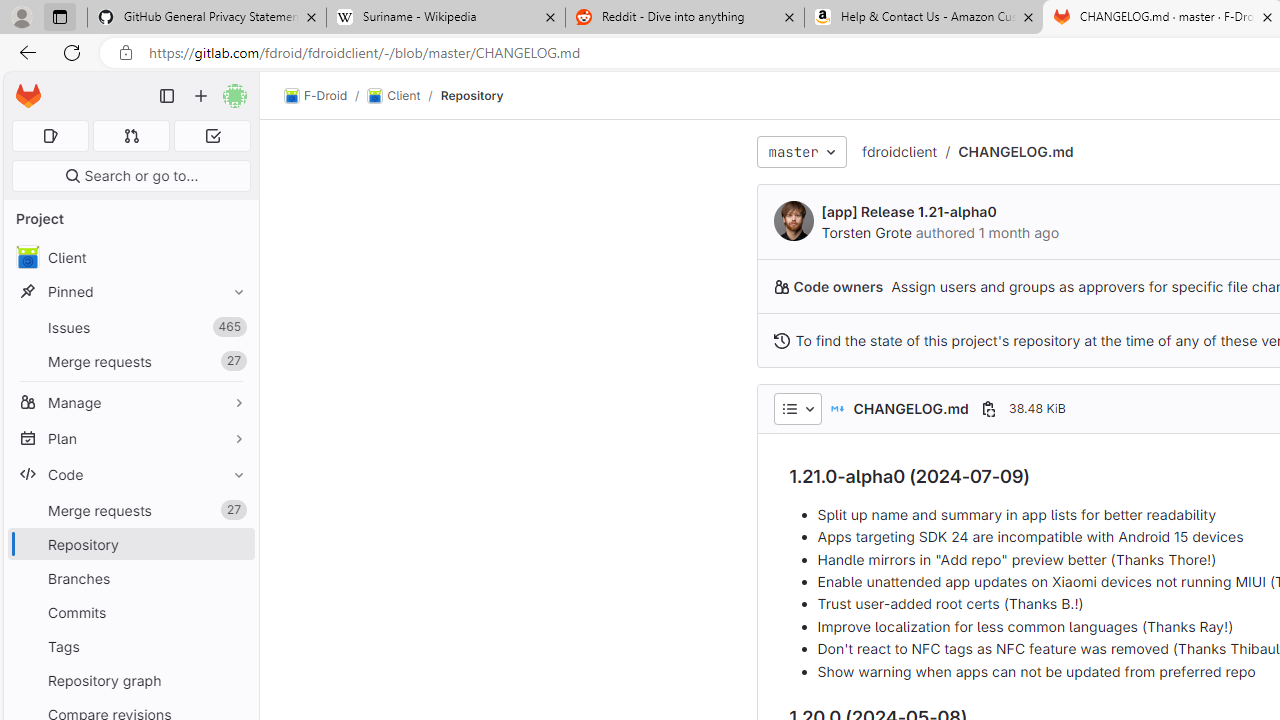 The height and width of the screenshot is (720, 1280). I want to click on 'Torsten Grote', so click(792, 221).